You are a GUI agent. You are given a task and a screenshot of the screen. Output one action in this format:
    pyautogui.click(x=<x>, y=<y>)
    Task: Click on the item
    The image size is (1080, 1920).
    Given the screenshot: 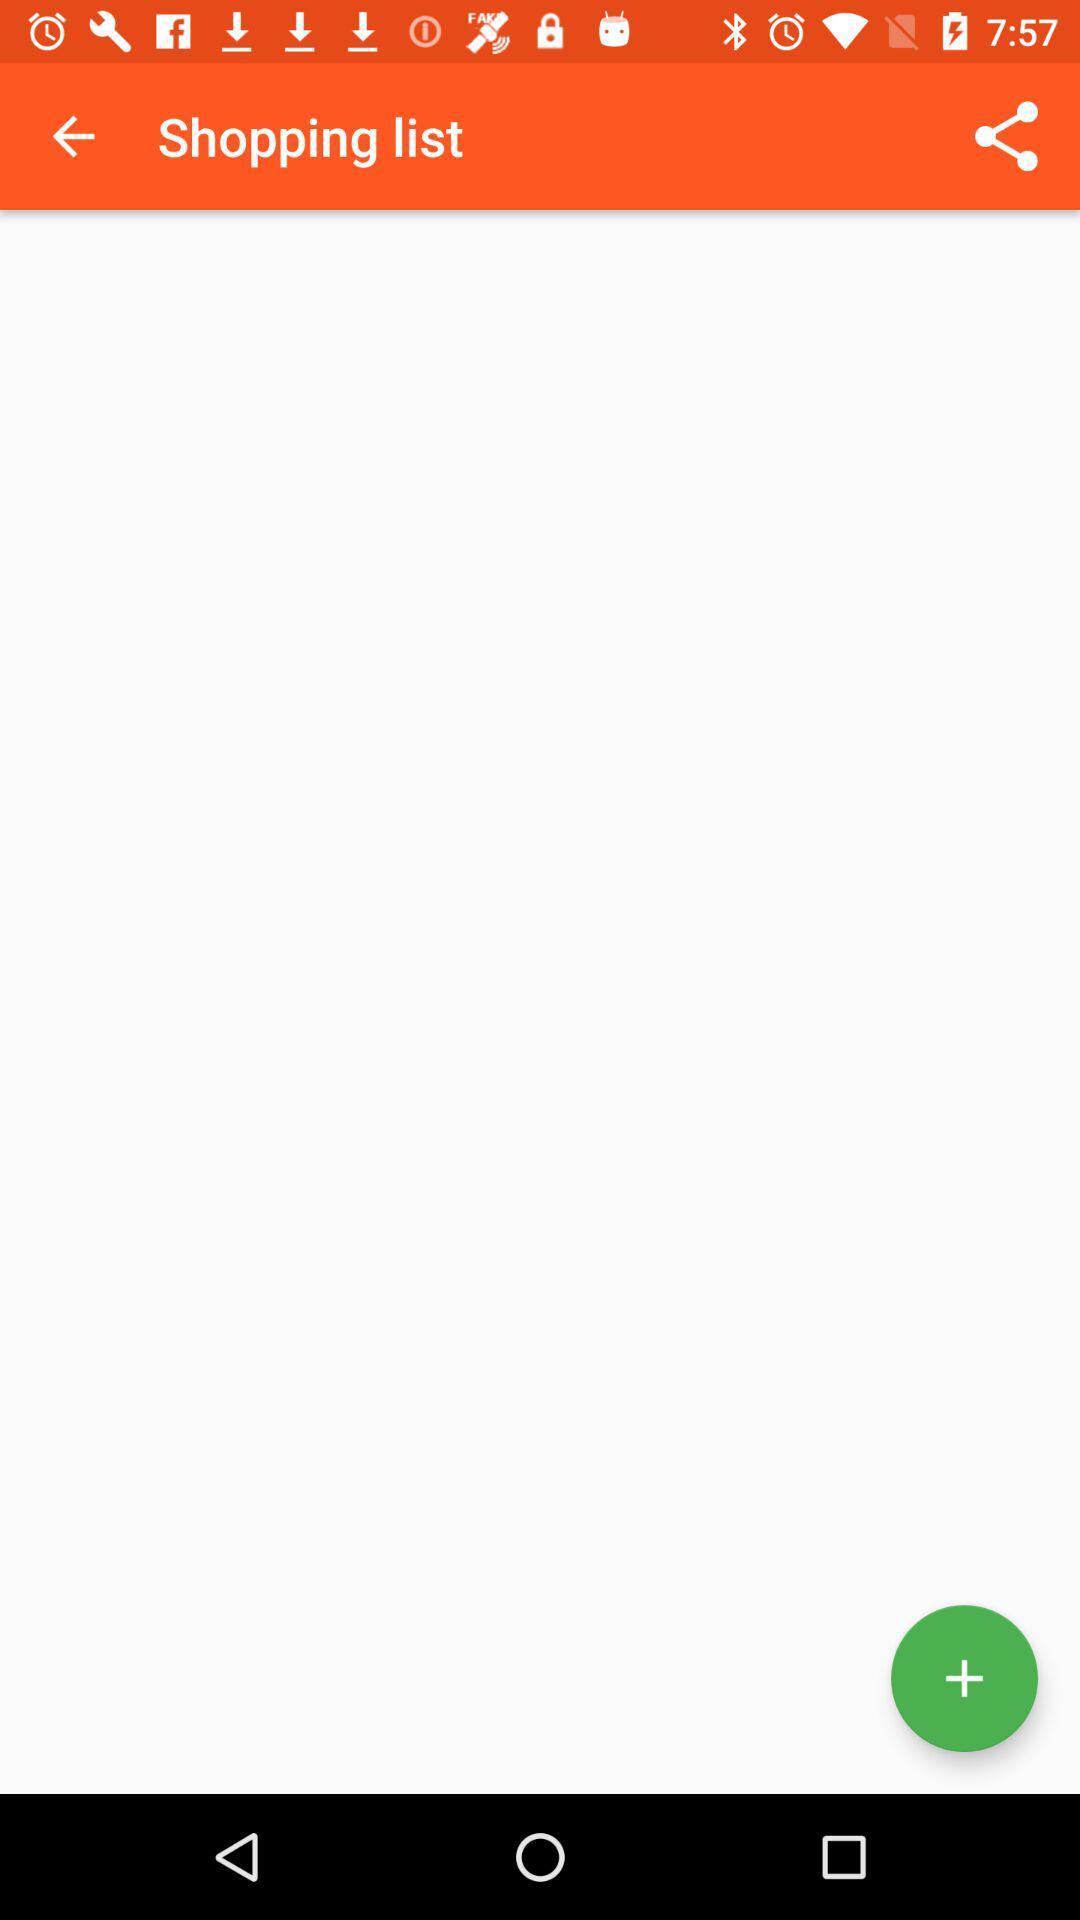 What is the action you would take?
    pyautogui.click(x=963, y=1678)
    